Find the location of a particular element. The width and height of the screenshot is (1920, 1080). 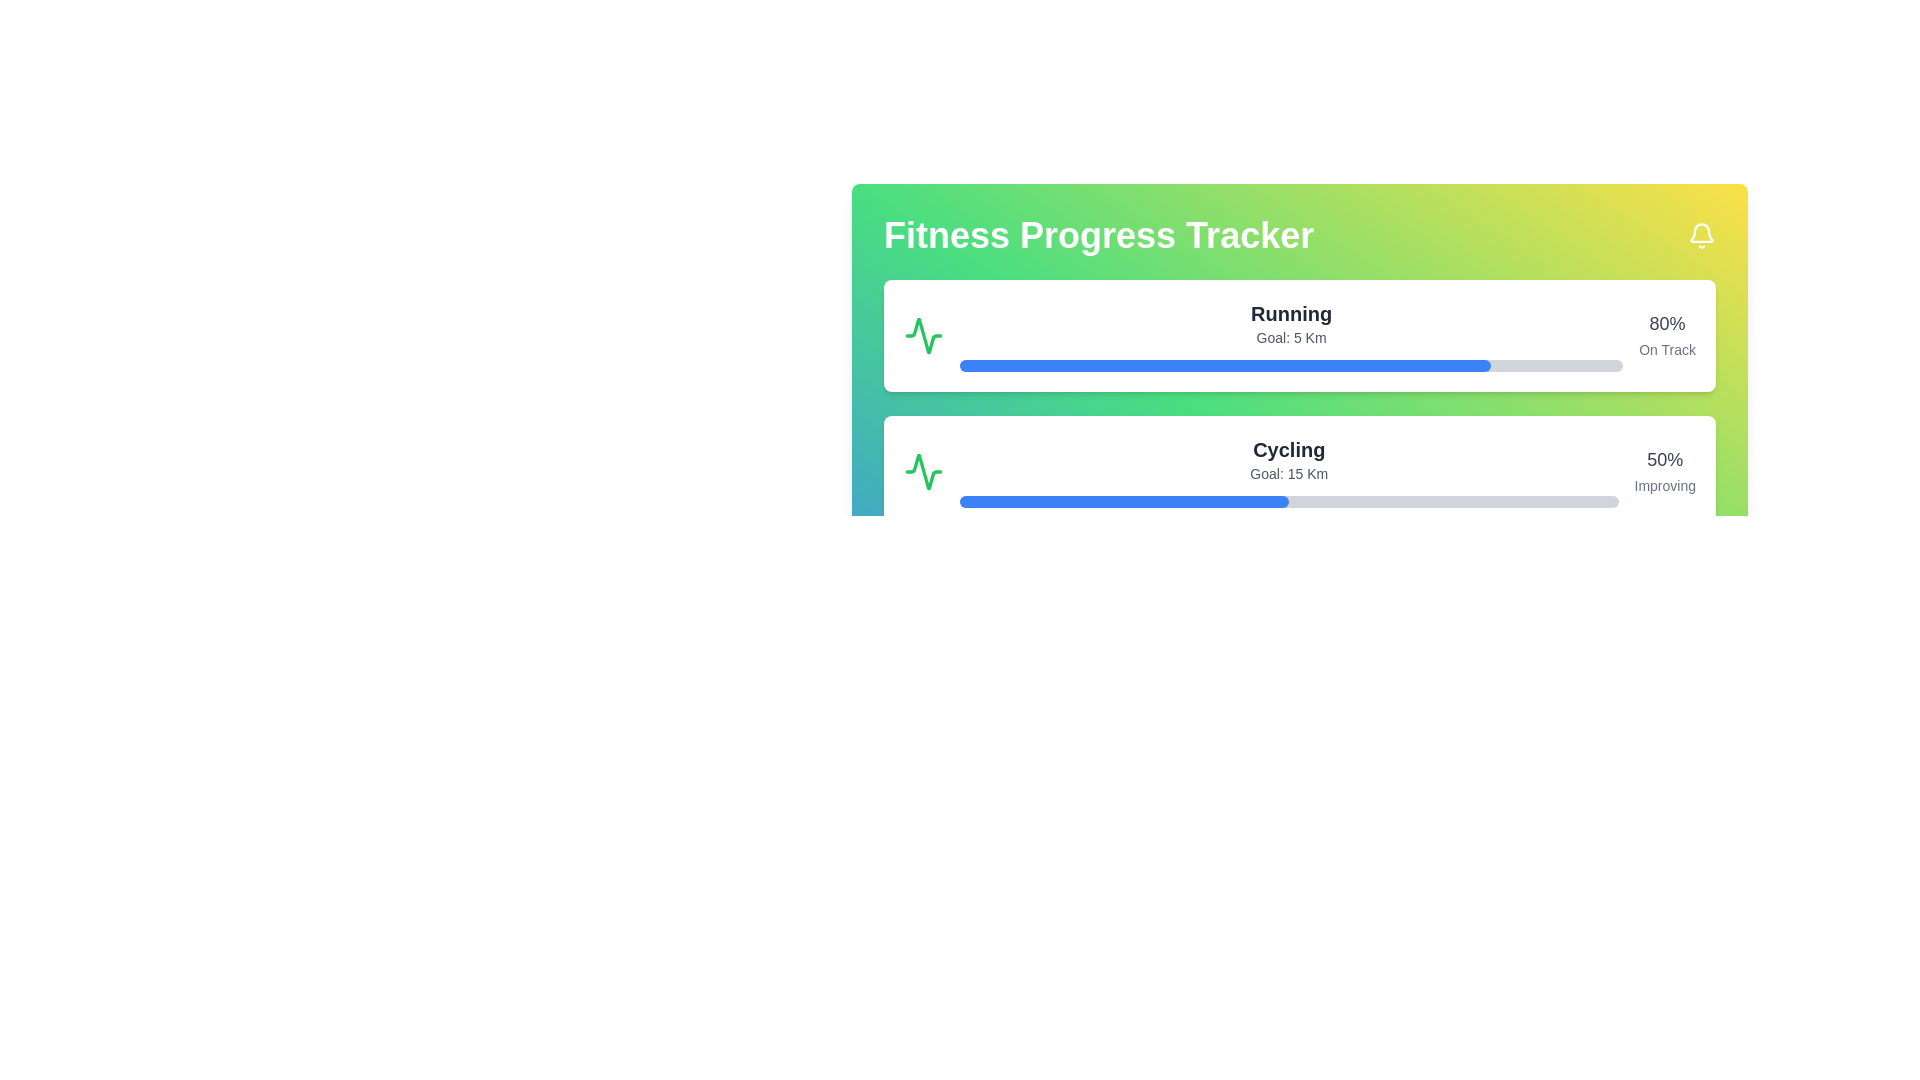

the text label displaying 'Goal: 5 Km' located beneath the 'Running' heading is located at coordinates (1291, 337).